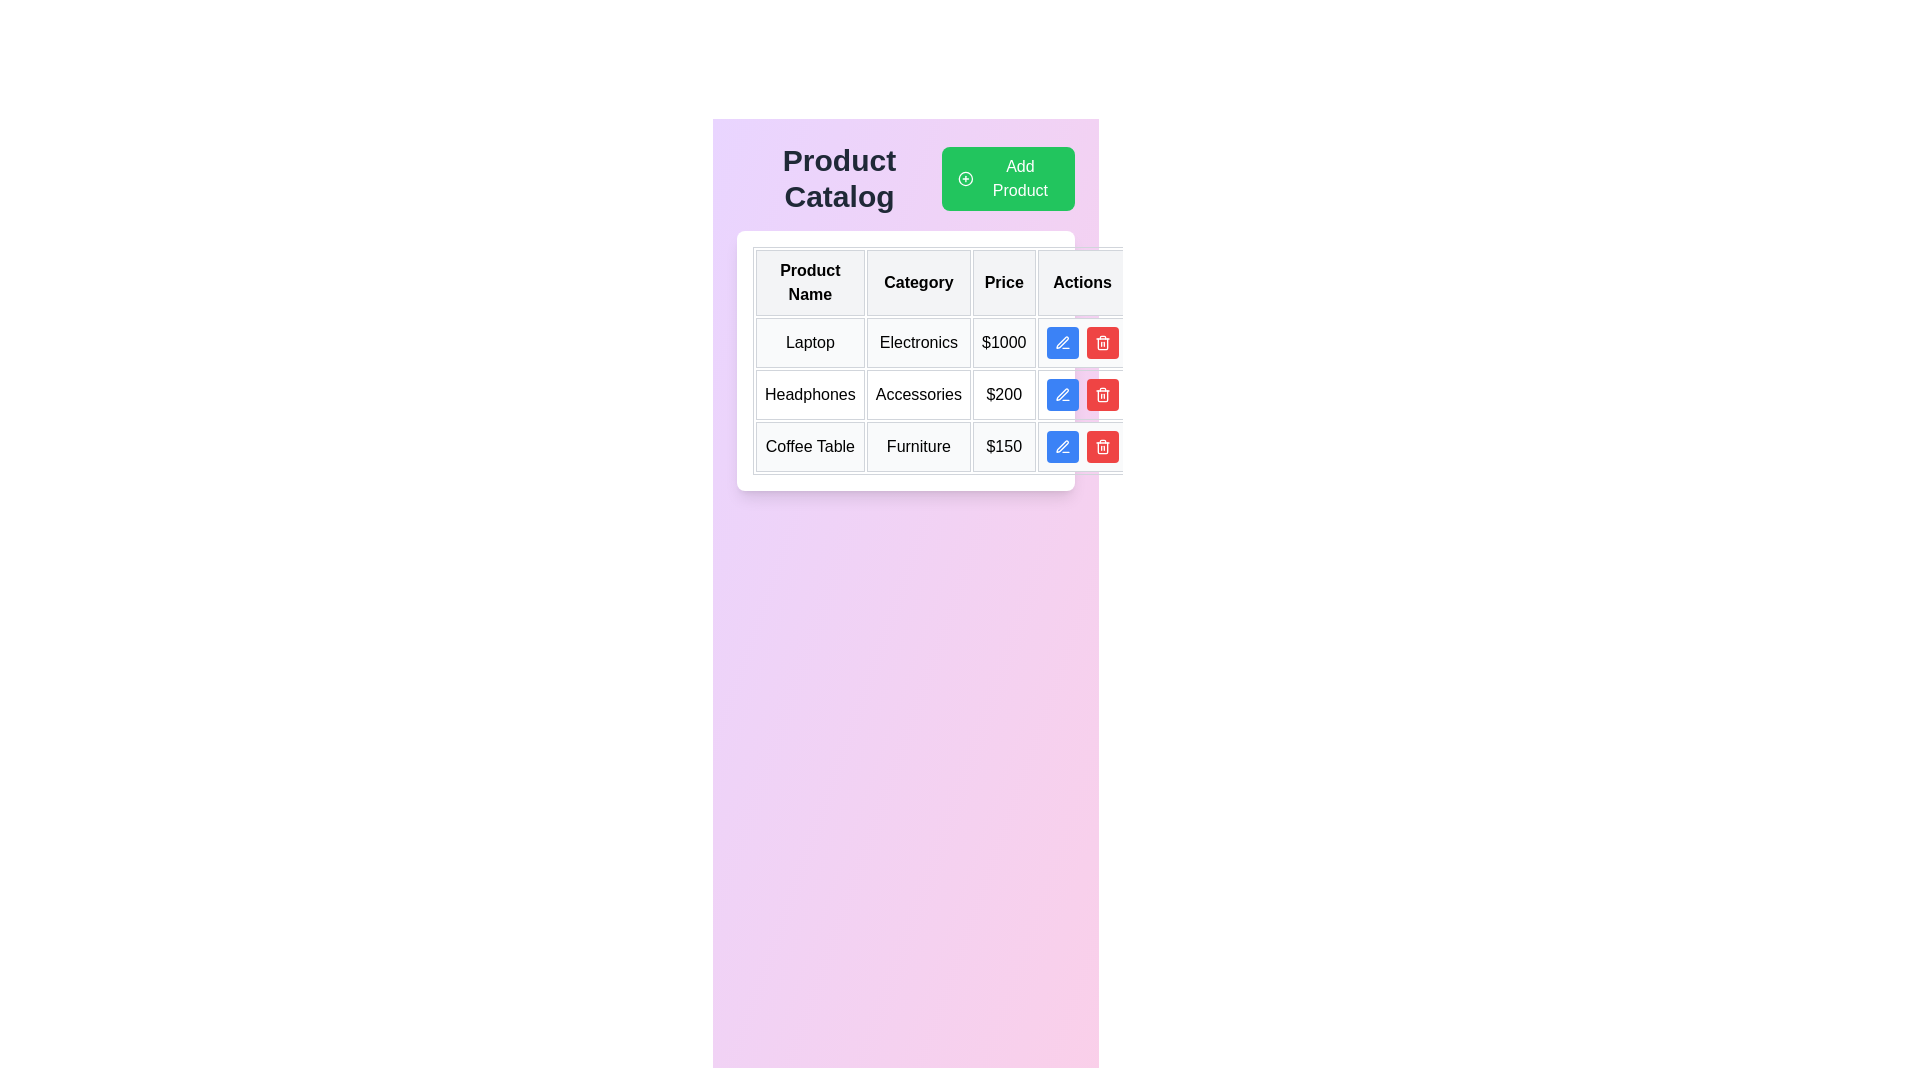 The width and height of the screenshot is (1920, 1080). I want to click on the vector graphic component that is part of the trash can icon in the 'Actions' column of the last row in the product table, so click(1101, 343).